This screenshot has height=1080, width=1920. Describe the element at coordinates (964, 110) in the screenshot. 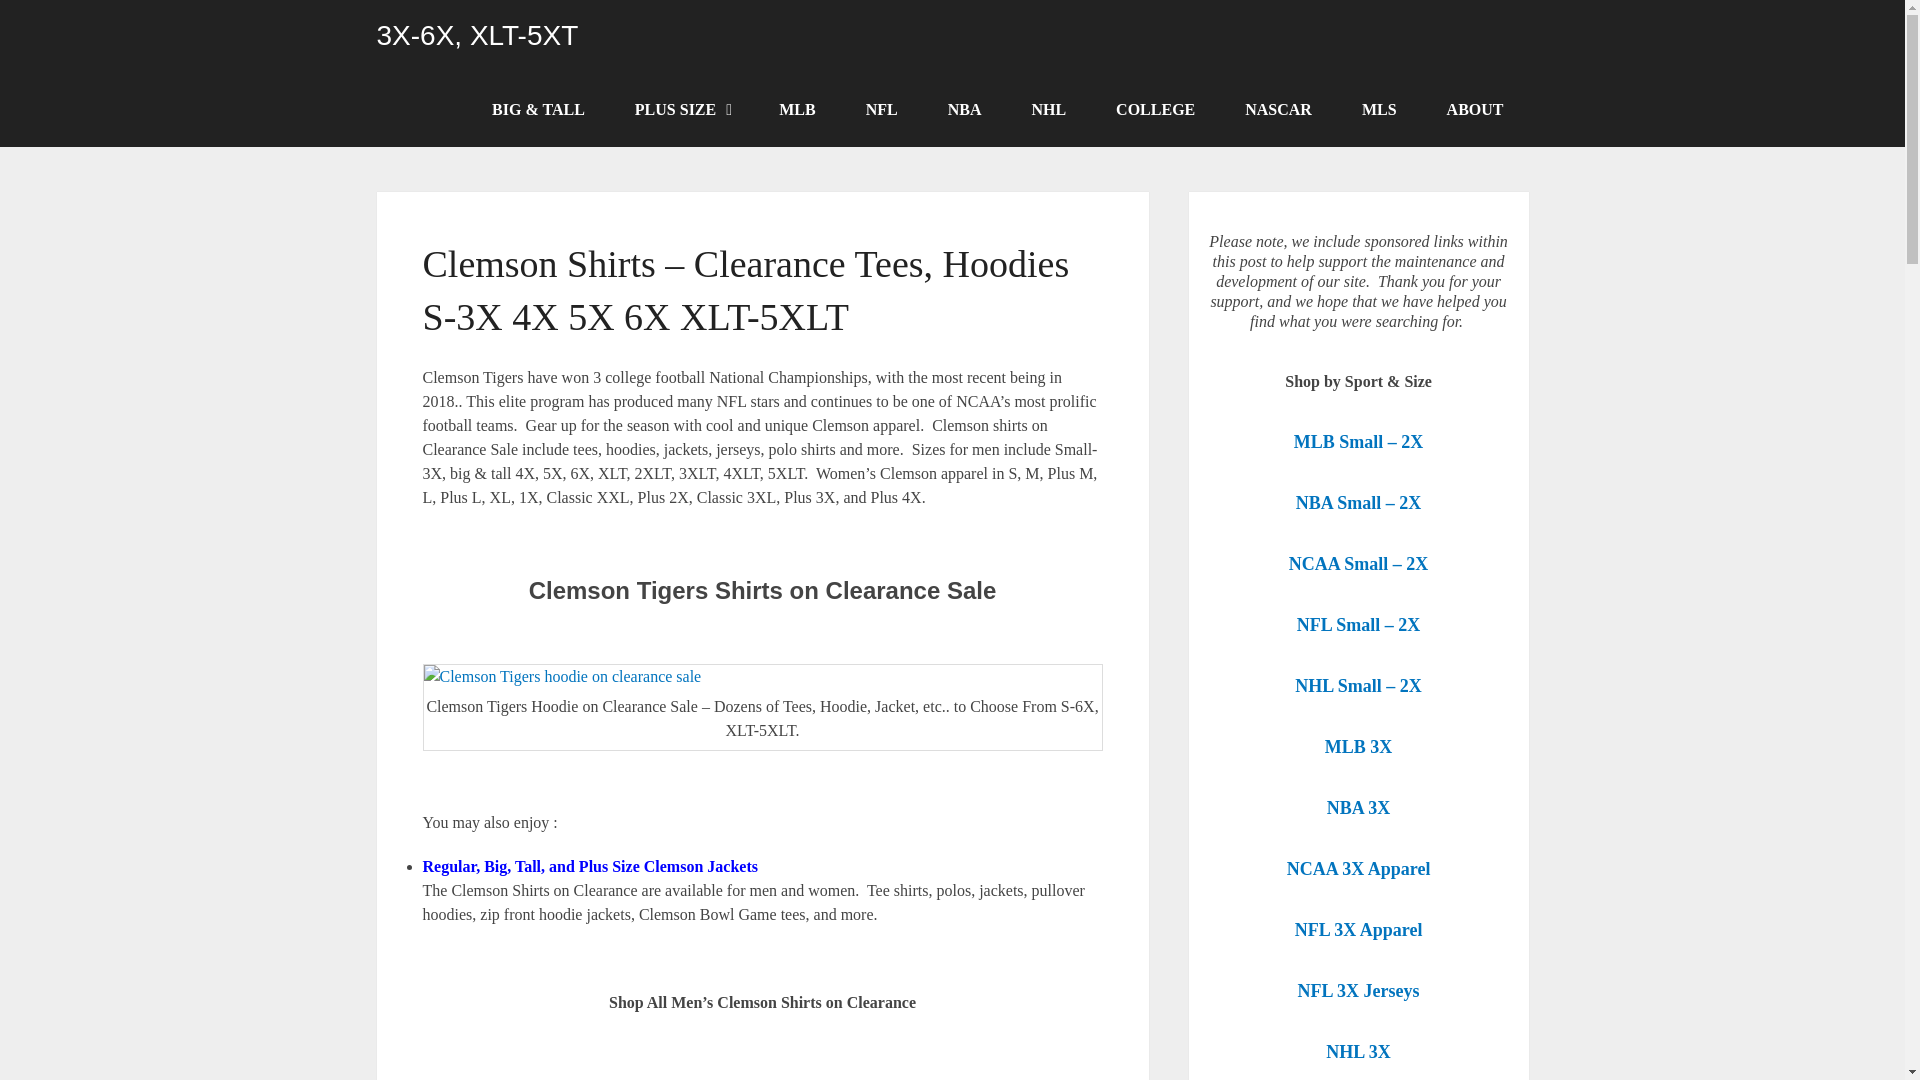

I see `'NBA'` at that location.